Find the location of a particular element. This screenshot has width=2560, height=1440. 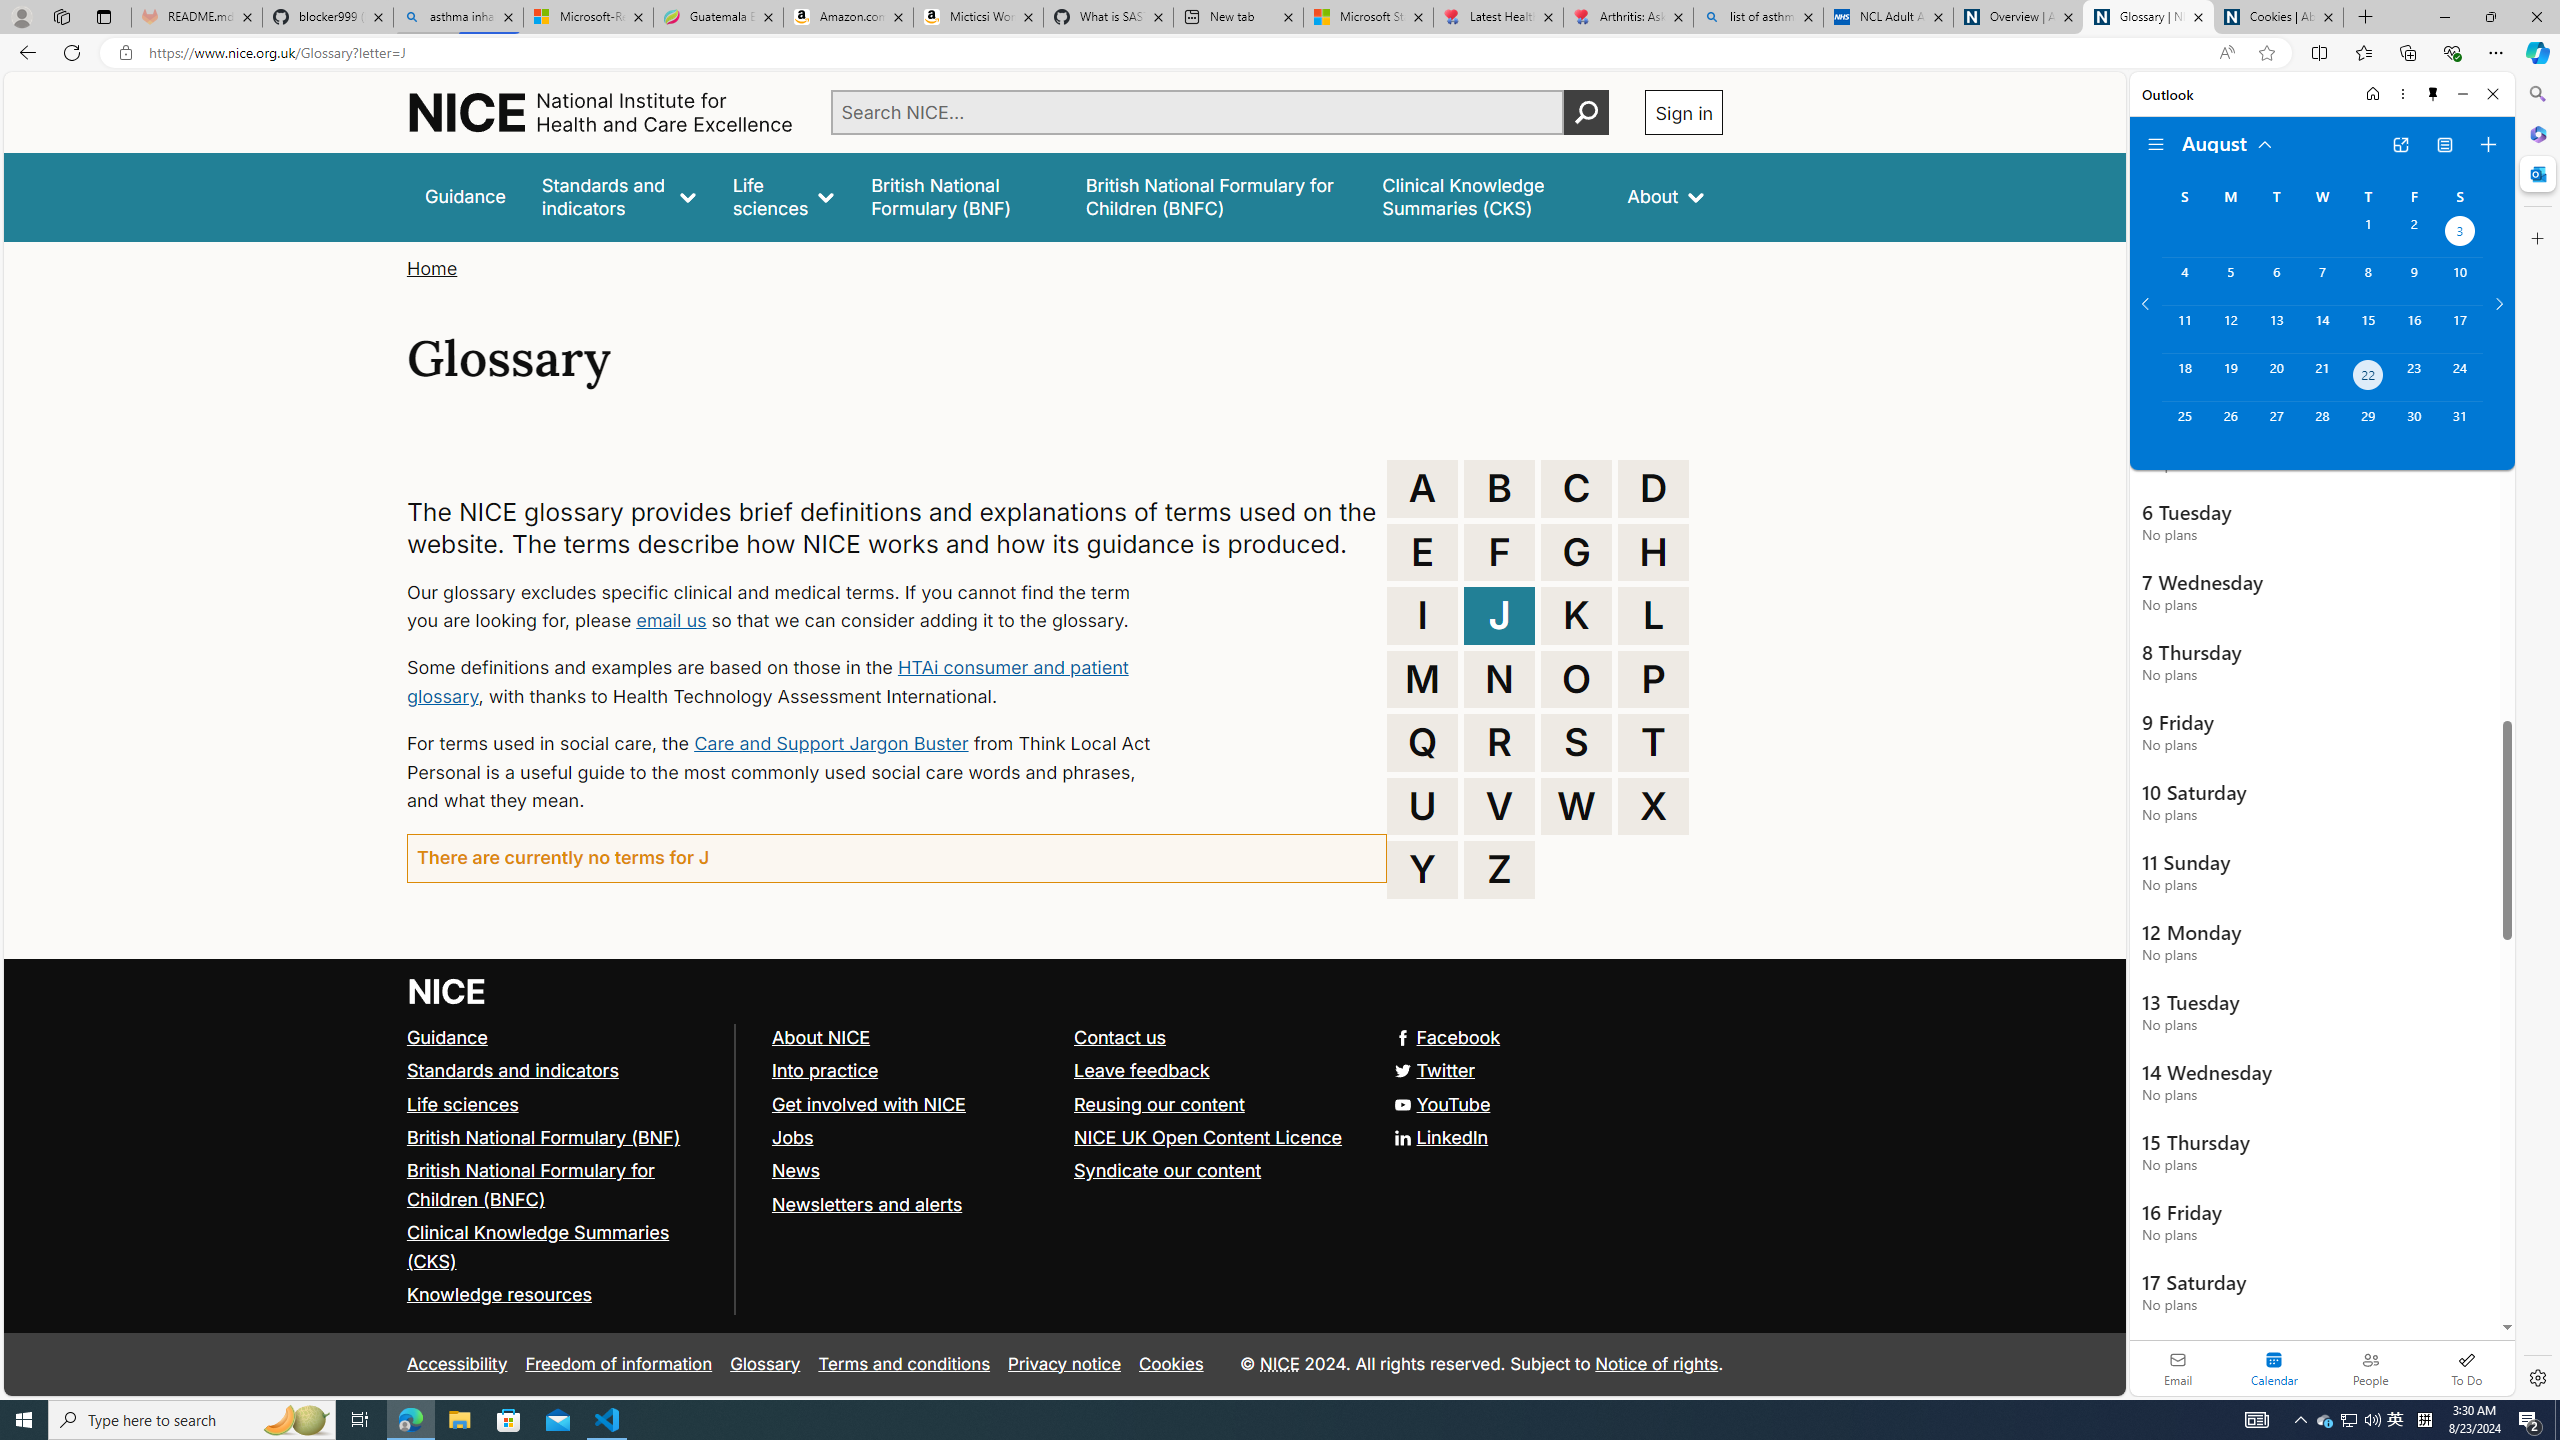

'list of asthma inhalers uk - Search' is located at coordinates (1757, 16).